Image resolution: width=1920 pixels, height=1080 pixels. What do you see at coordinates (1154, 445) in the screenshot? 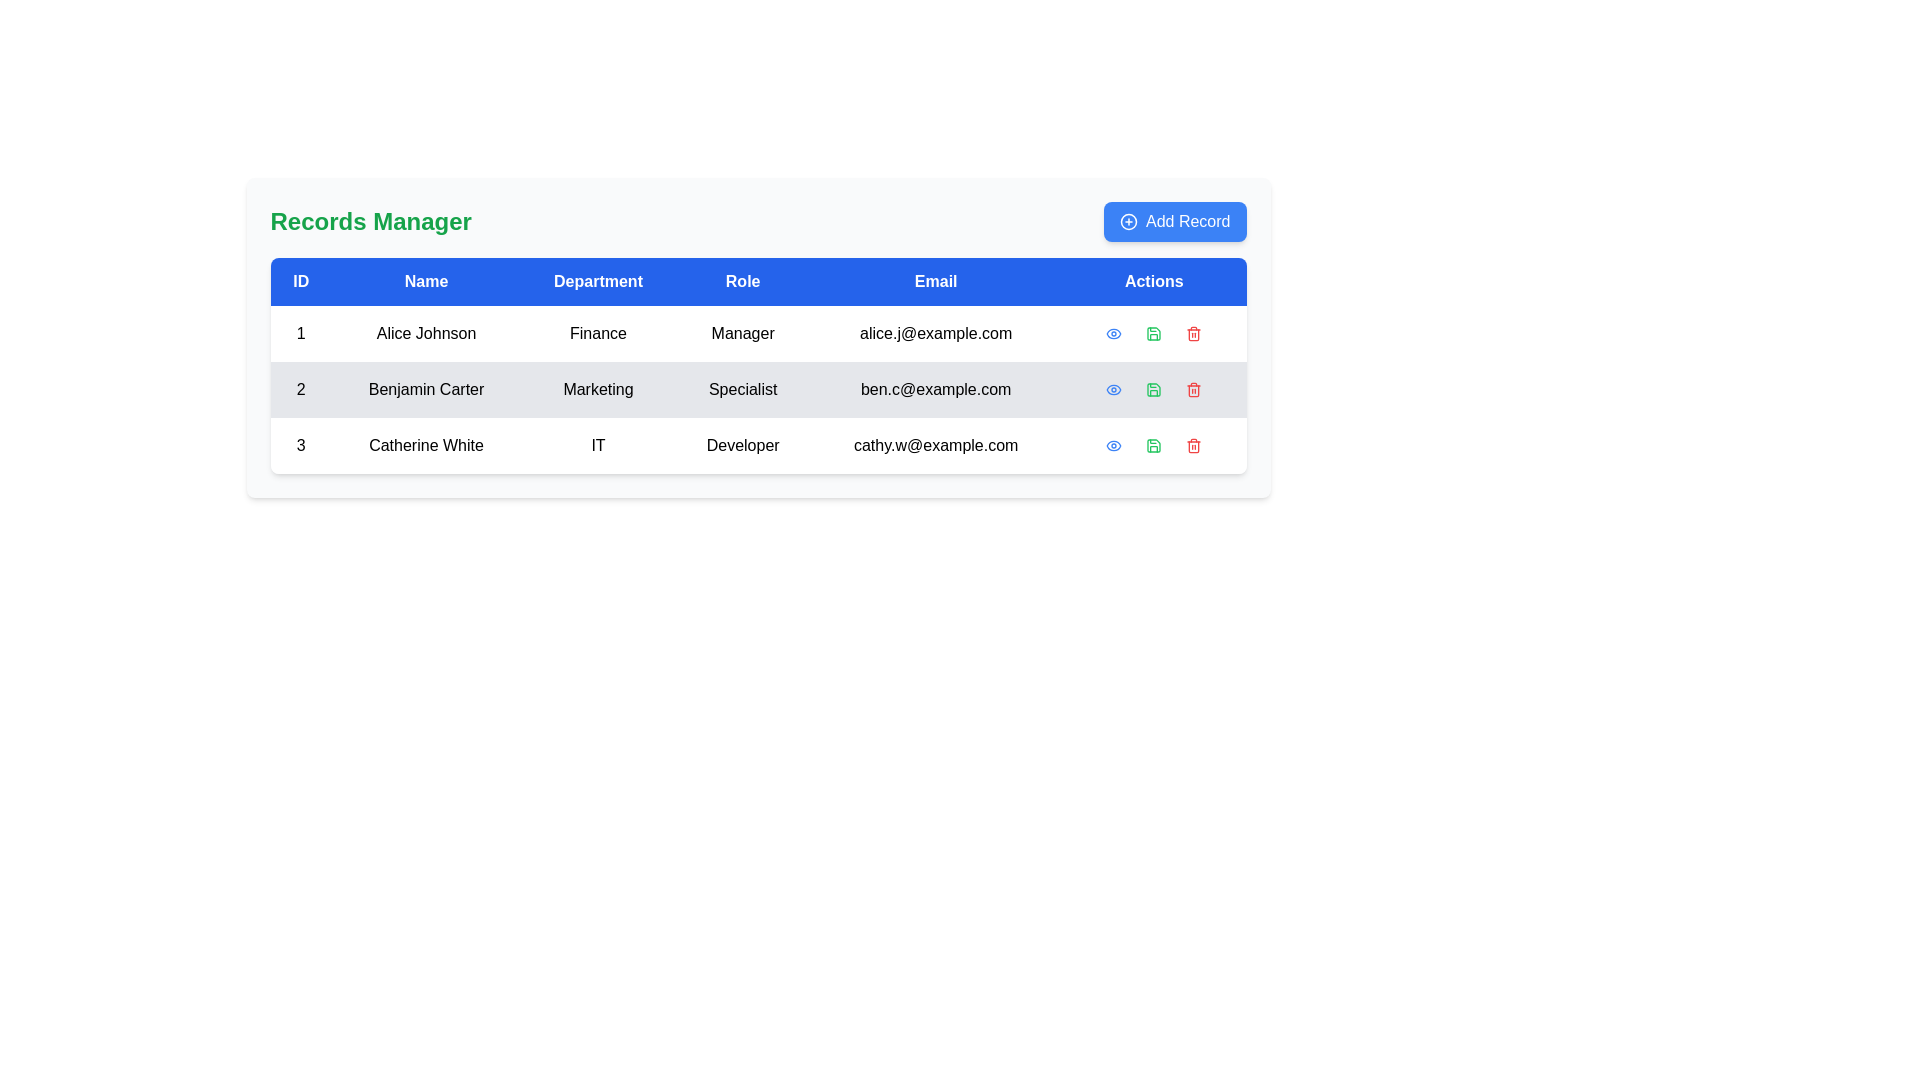
I see `the rounded square green button with a floppy disk symbol located in the 'Actions' column for user Catherine White, which is the middle icon among three action icons` at bounding box center [1154, 445].